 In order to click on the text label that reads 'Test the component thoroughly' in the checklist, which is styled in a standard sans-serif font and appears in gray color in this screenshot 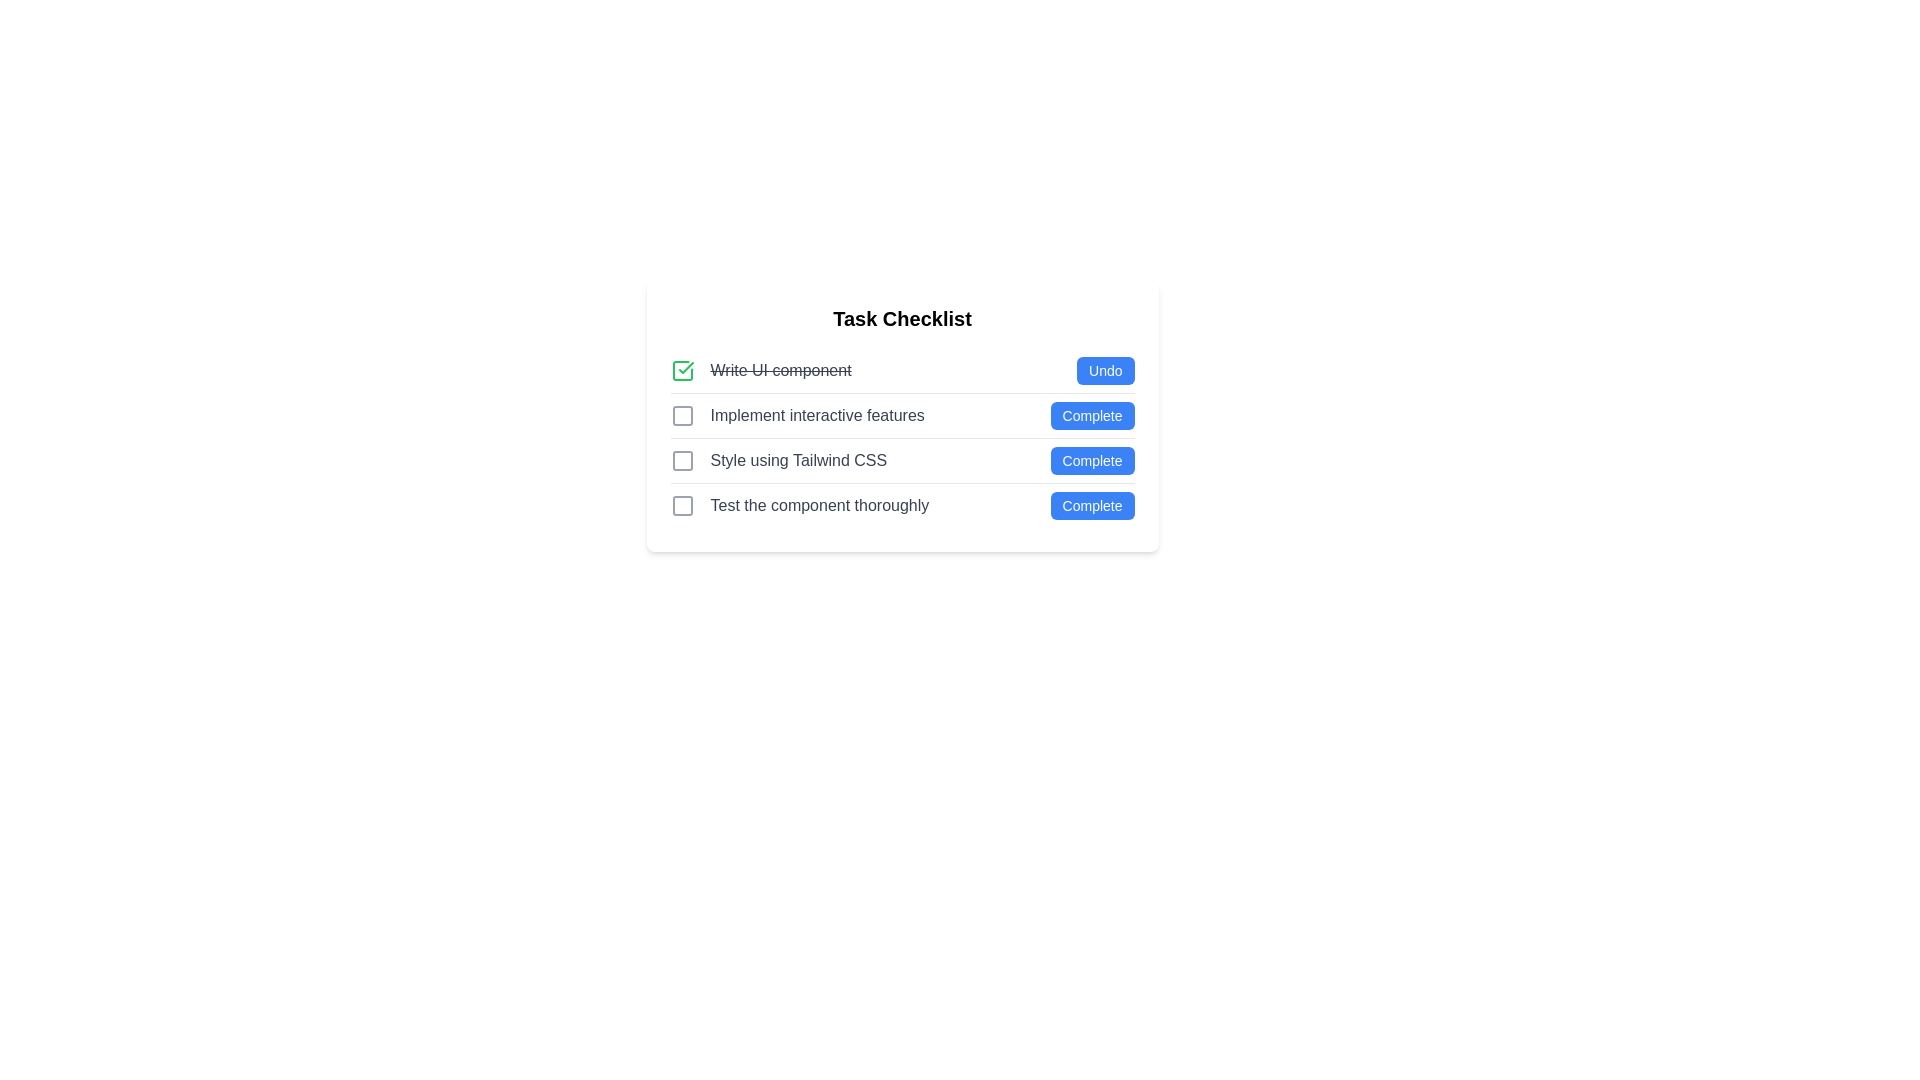, I will do `click(819, 504)`.